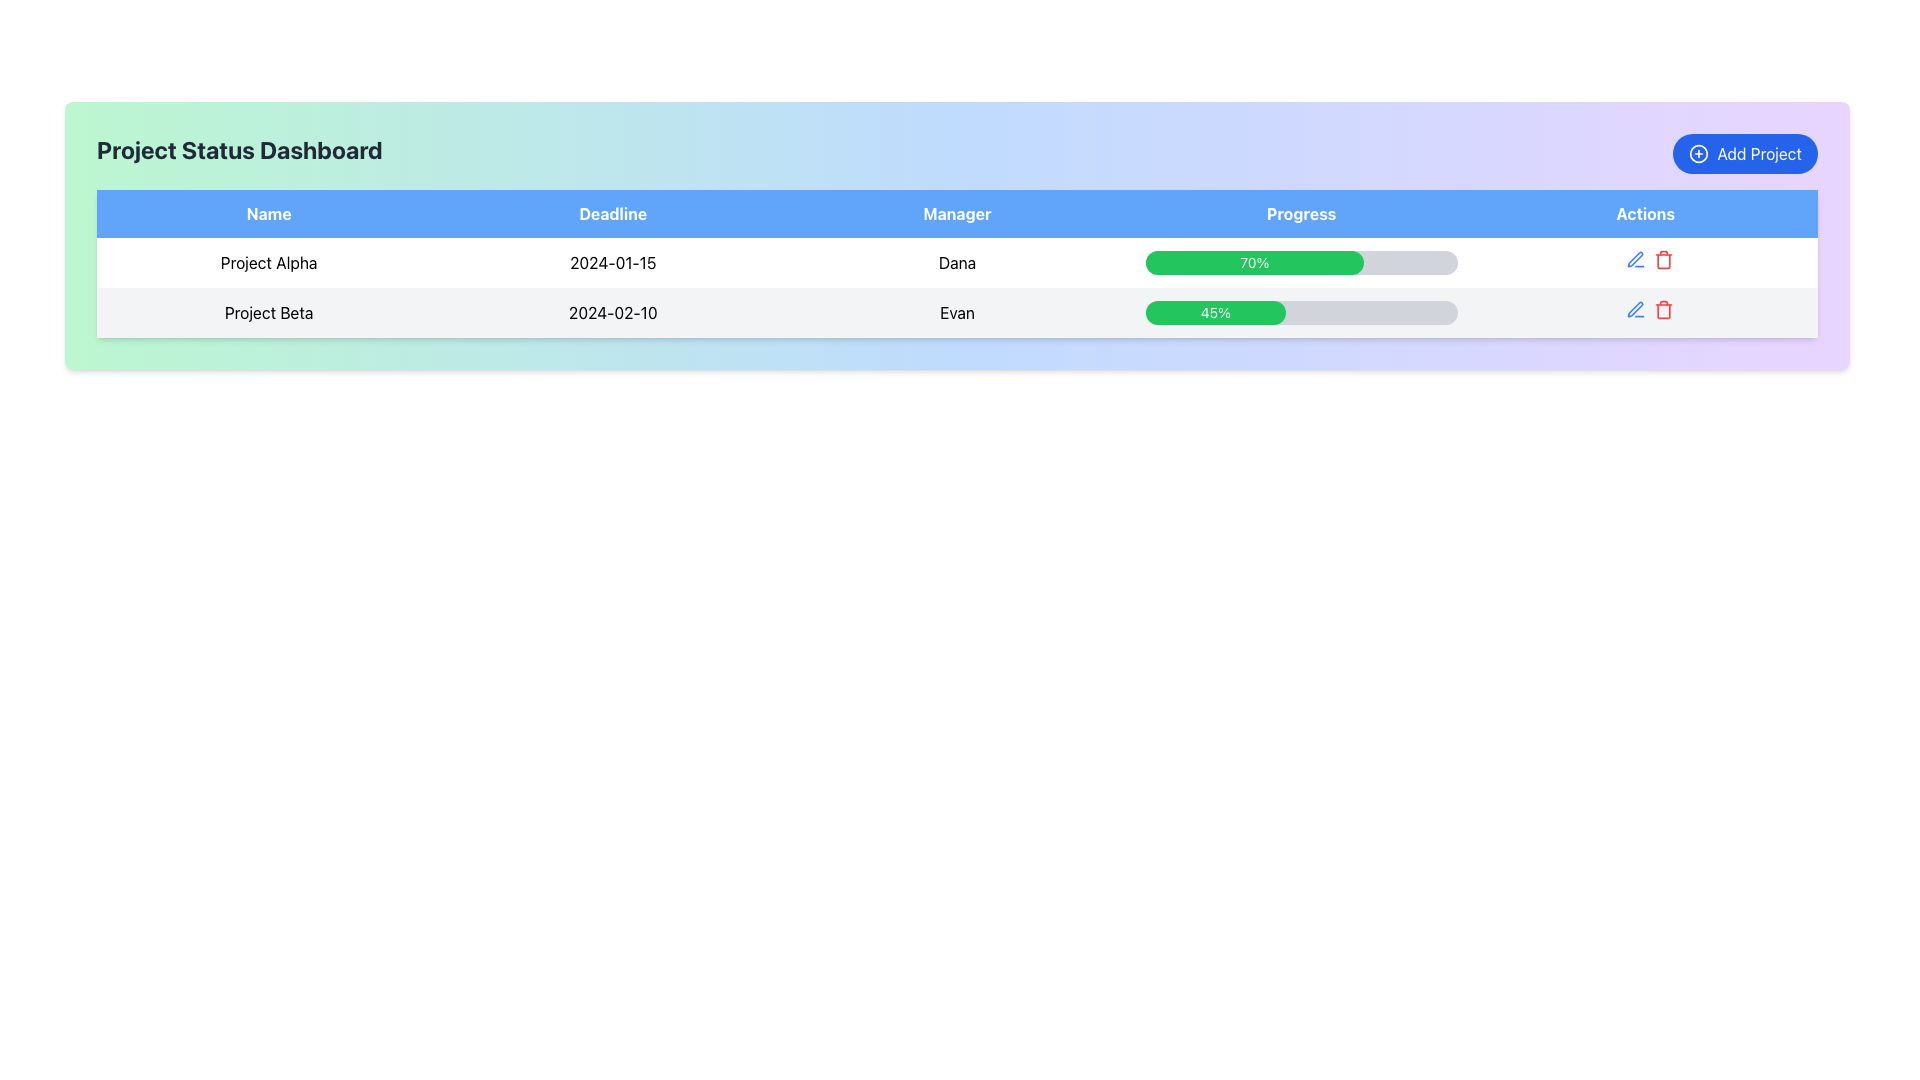 This screenshot has height=1080, width=1920. Describe the element at coordinates (1635, 258) in the screenshot. I see `the edit icon button located in the 'Actions' column of the second row in the table to observe the styling change` at that location.